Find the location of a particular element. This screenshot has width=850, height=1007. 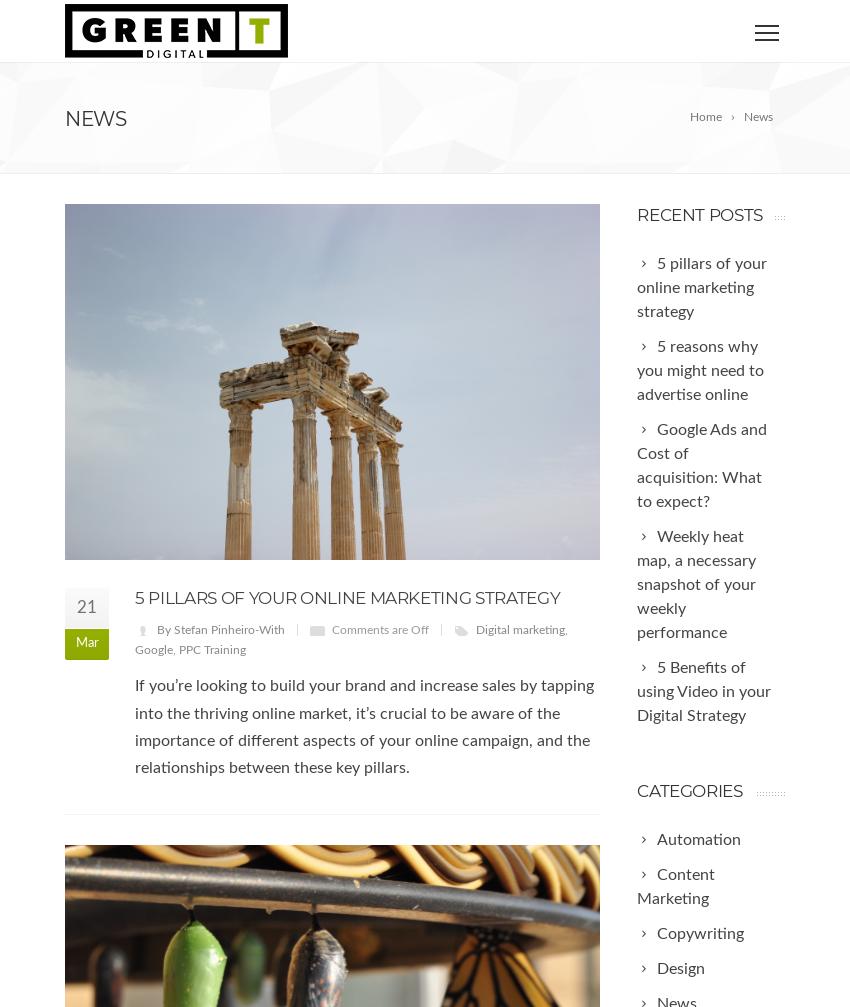

'Design' is located at coordinates (680, 967).